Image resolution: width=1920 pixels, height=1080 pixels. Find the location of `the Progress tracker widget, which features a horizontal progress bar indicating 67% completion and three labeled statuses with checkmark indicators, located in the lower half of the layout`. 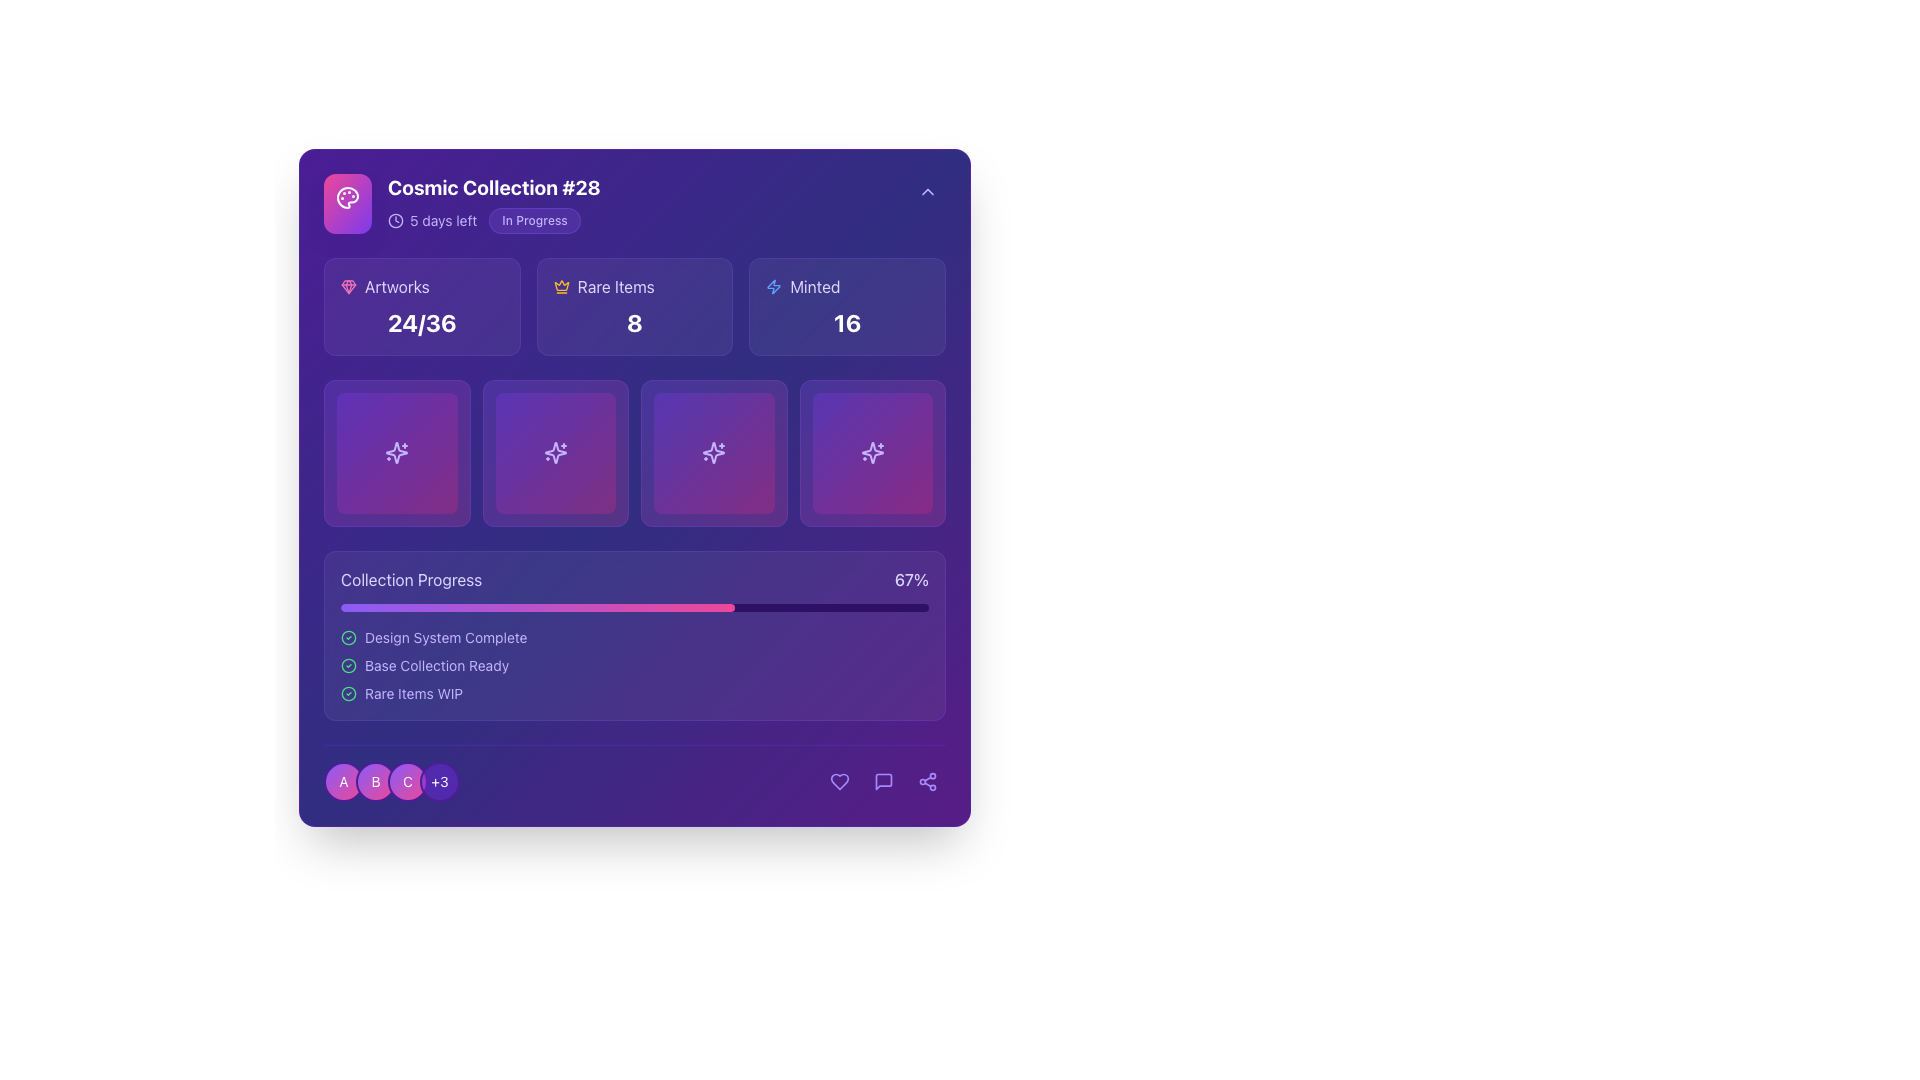

the Progress tracker widget, which features a horizontal progress bar indicating 67% completion and three labeled statuses with checkmark indicators, located in the lower half of the layout is located at coordinates (633, 635).